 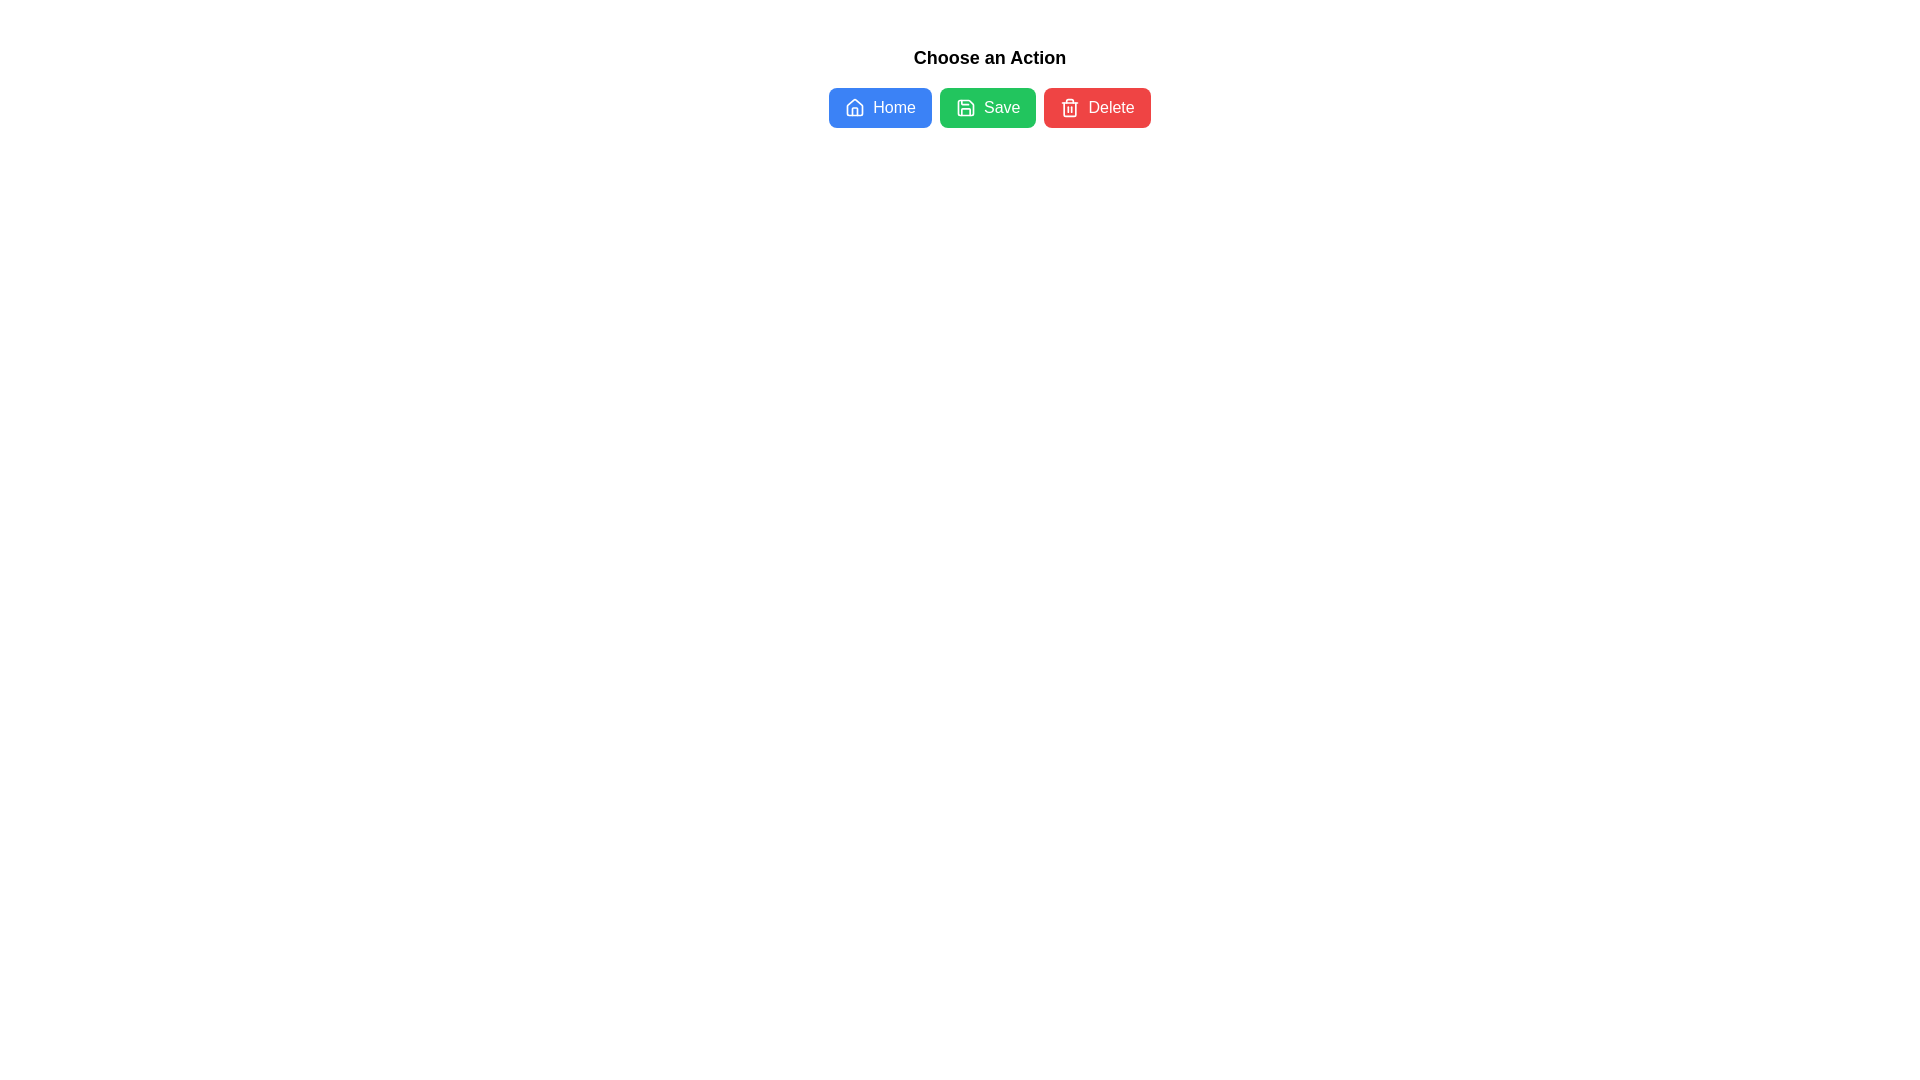 What do you see at coordinates (988, 108) in the screenshot?
I see `the 'Save' button with a green background, rounded corners, and white text` at bounding box center [988, 108].